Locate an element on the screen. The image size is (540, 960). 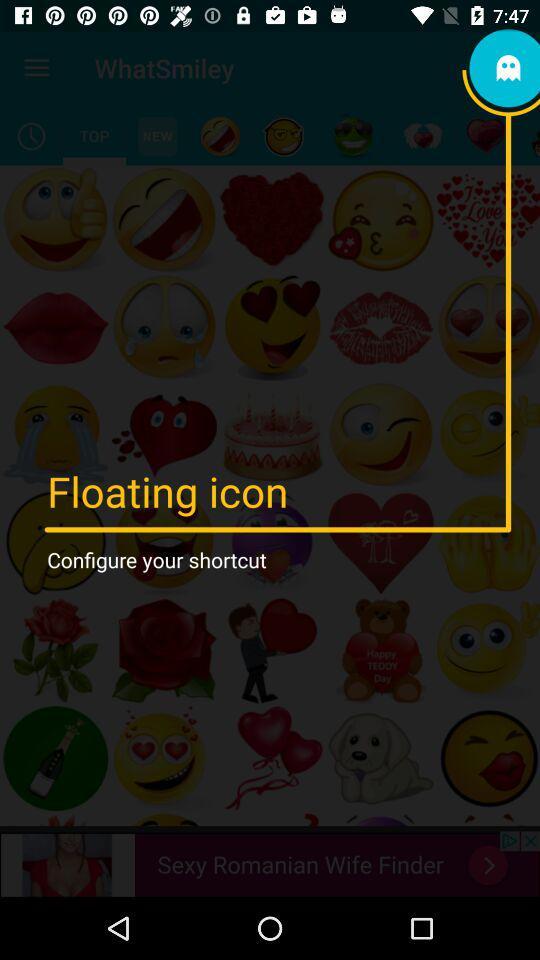
open advertisement in a browser is located at coordinates (270, 863).